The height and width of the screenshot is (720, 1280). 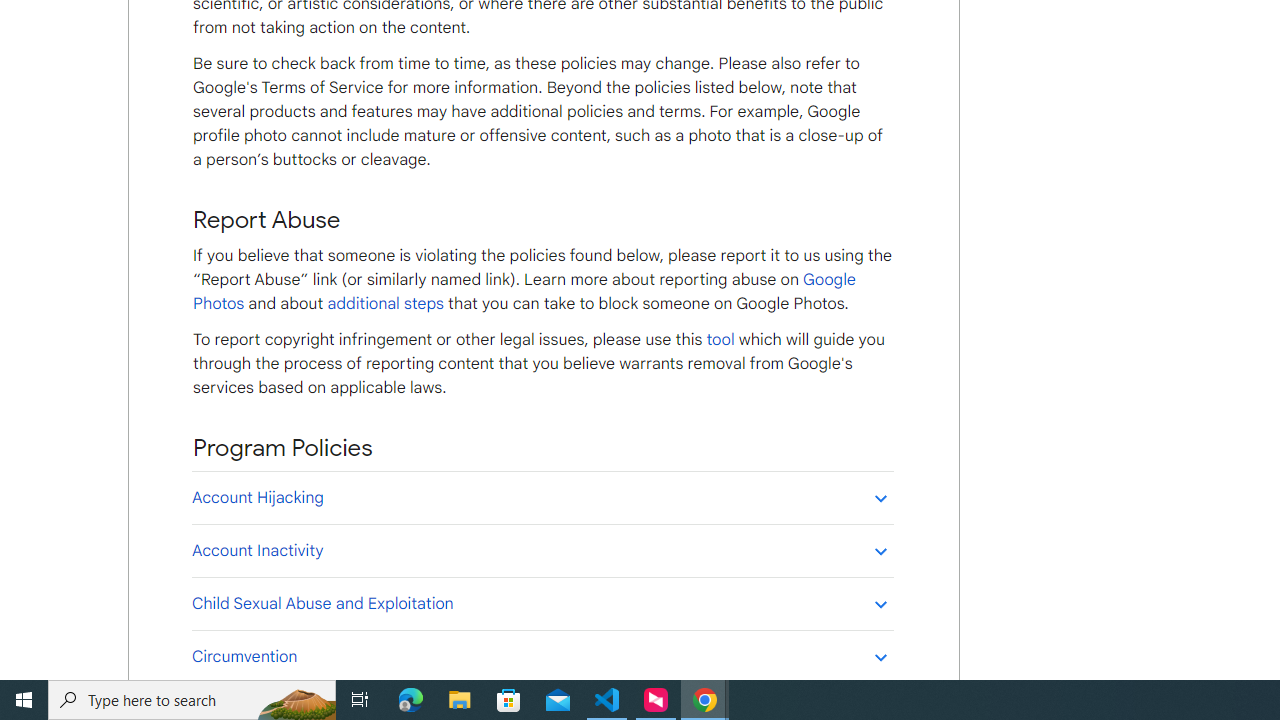 What do you see at coordinates (385, 303) in the screenshot?
I see `'additional steps'` at bounding box center [385, 303].